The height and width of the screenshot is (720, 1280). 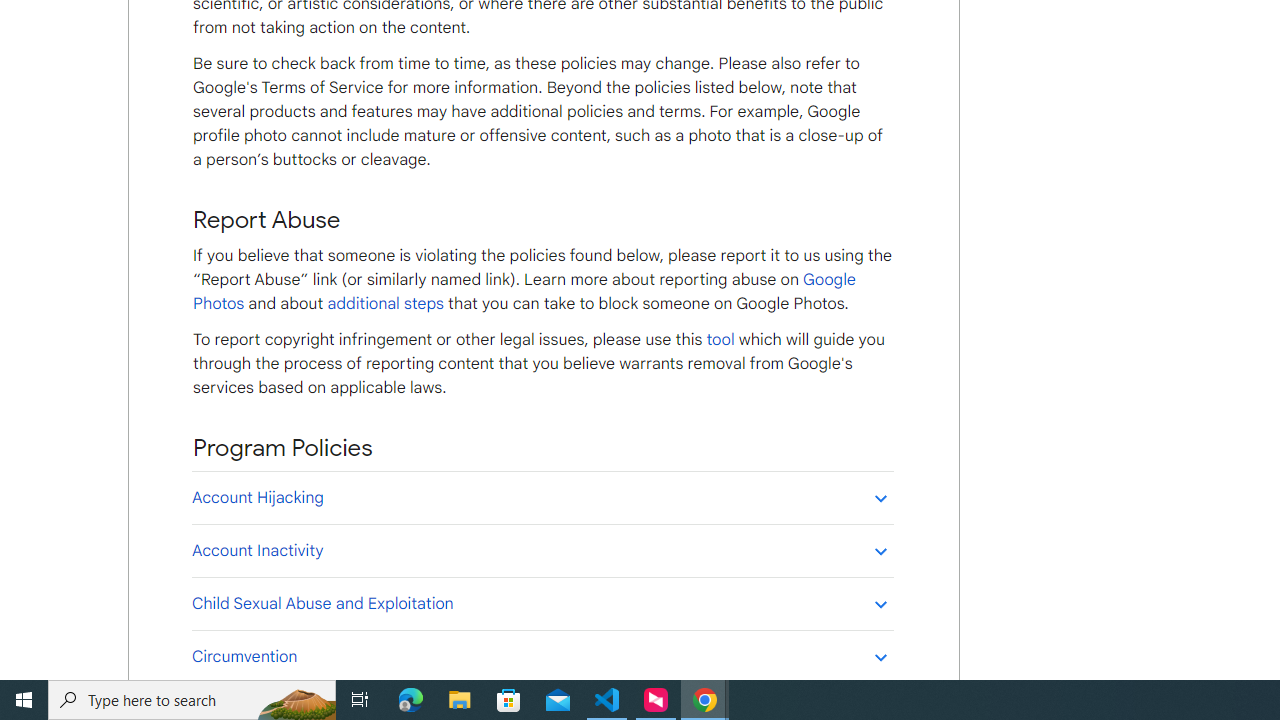 What do you see at coordinates (385, 303) in the screenshot?
I see `'additional steps'` at bounding box center [385, 303].